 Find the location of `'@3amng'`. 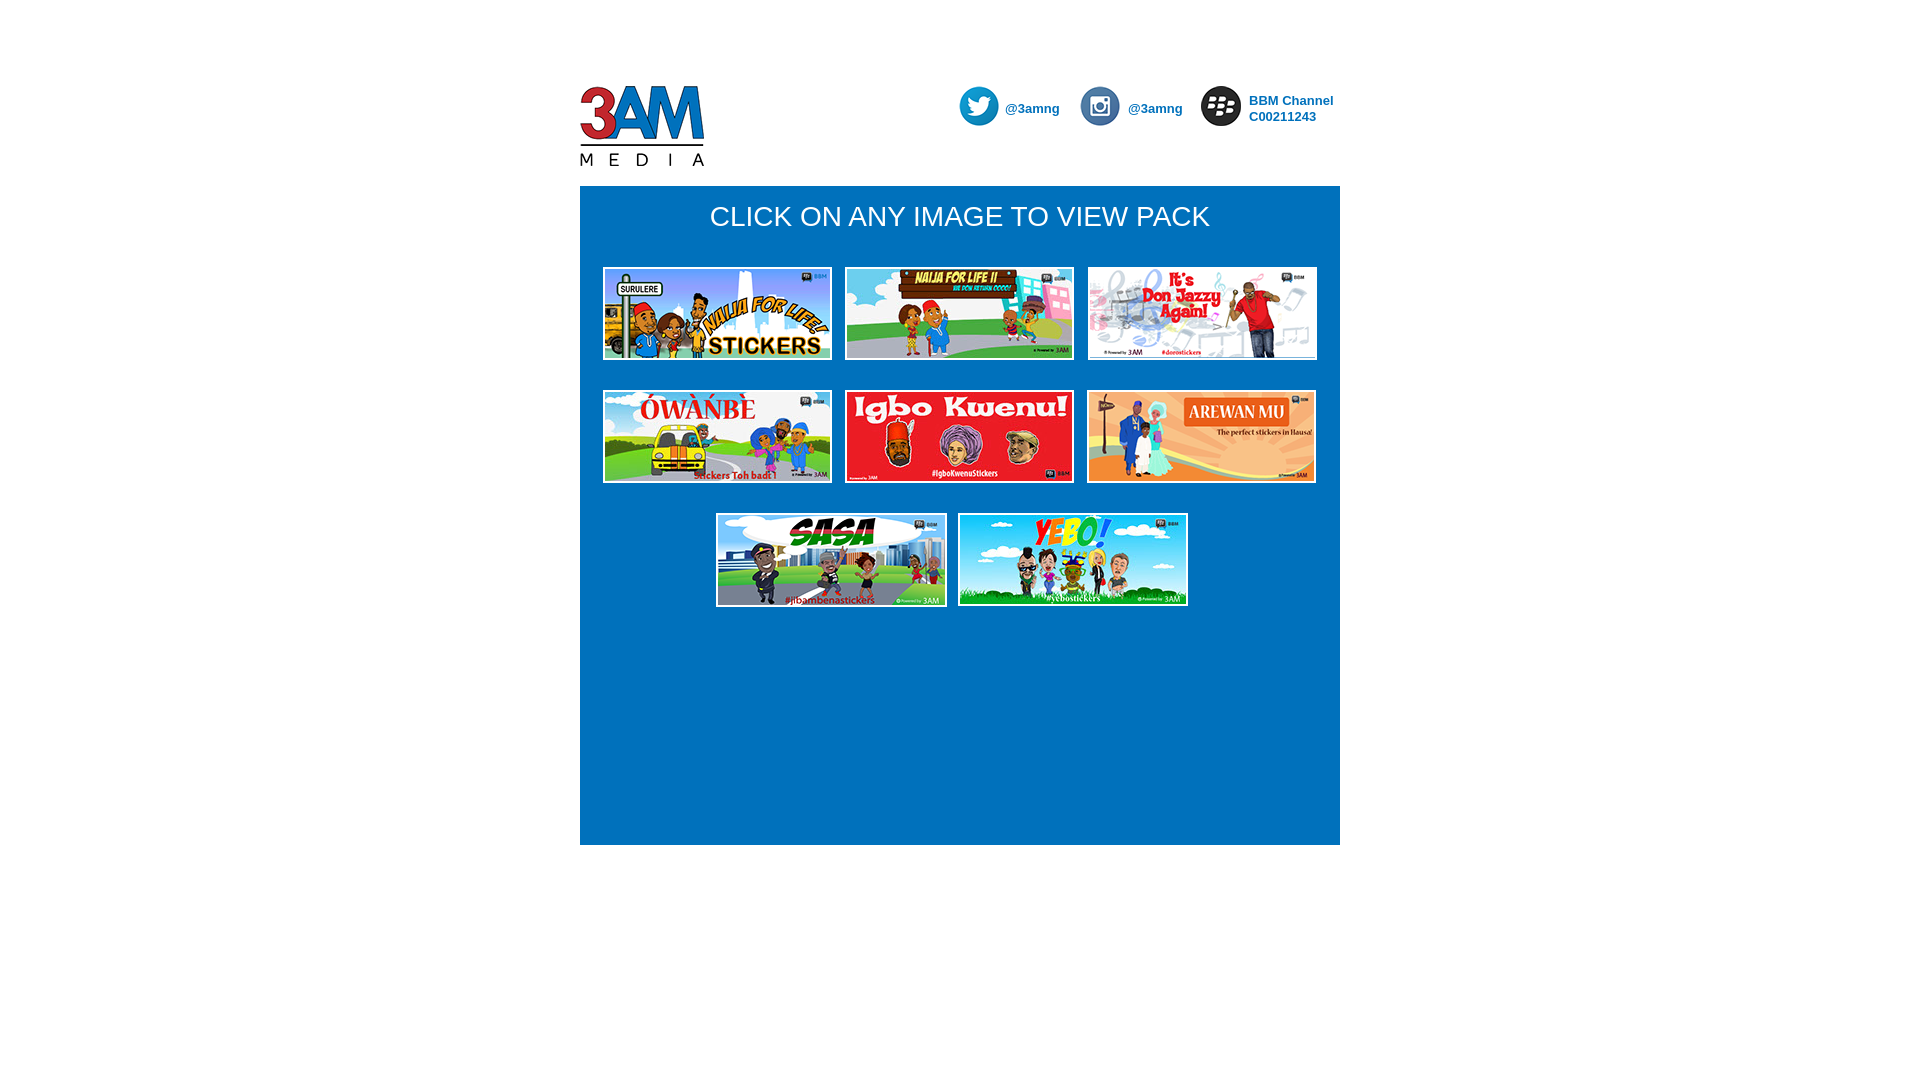

'@3amng' is located at coordinates (1037, 108).